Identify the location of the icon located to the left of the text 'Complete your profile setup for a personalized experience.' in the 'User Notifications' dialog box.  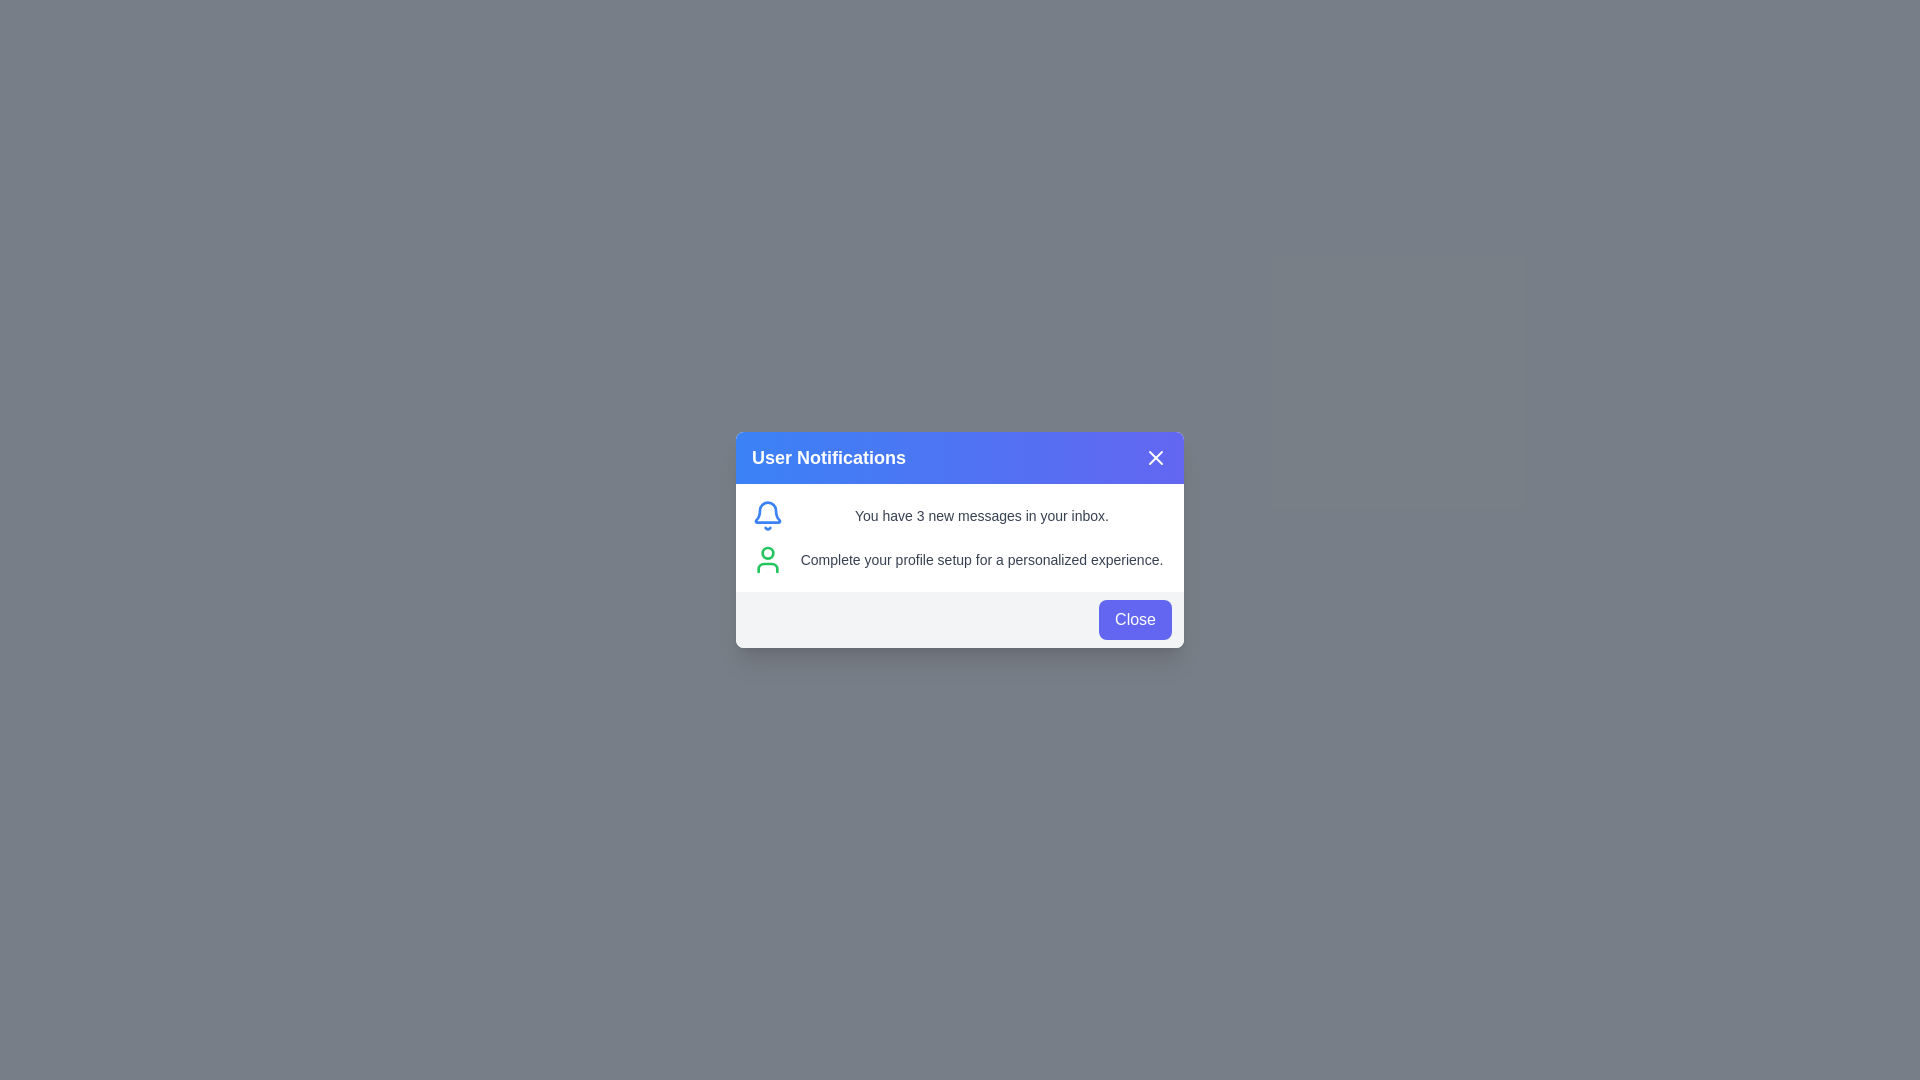
(767, 559).